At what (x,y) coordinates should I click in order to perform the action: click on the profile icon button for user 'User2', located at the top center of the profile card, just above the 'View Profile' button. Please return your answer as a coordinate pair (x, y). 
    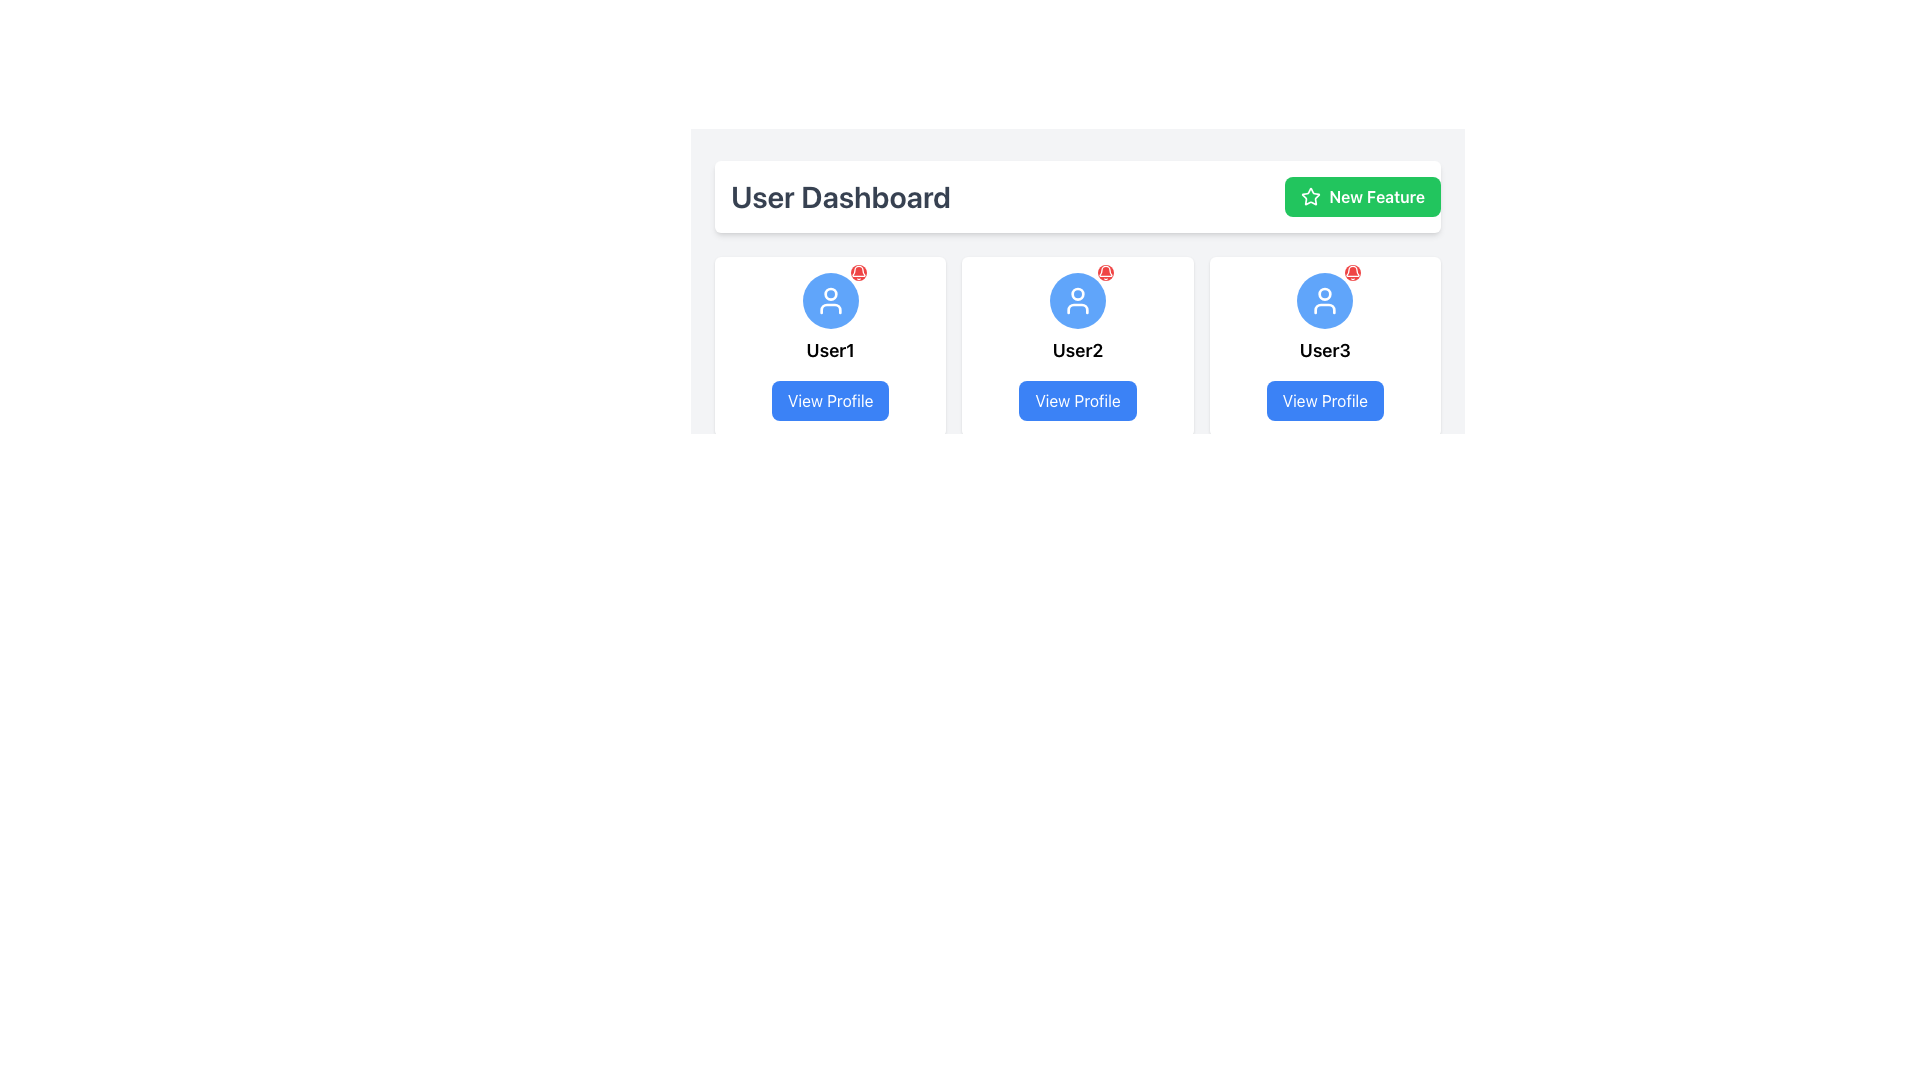
    Looking at the image, I should click on (1076, 300).